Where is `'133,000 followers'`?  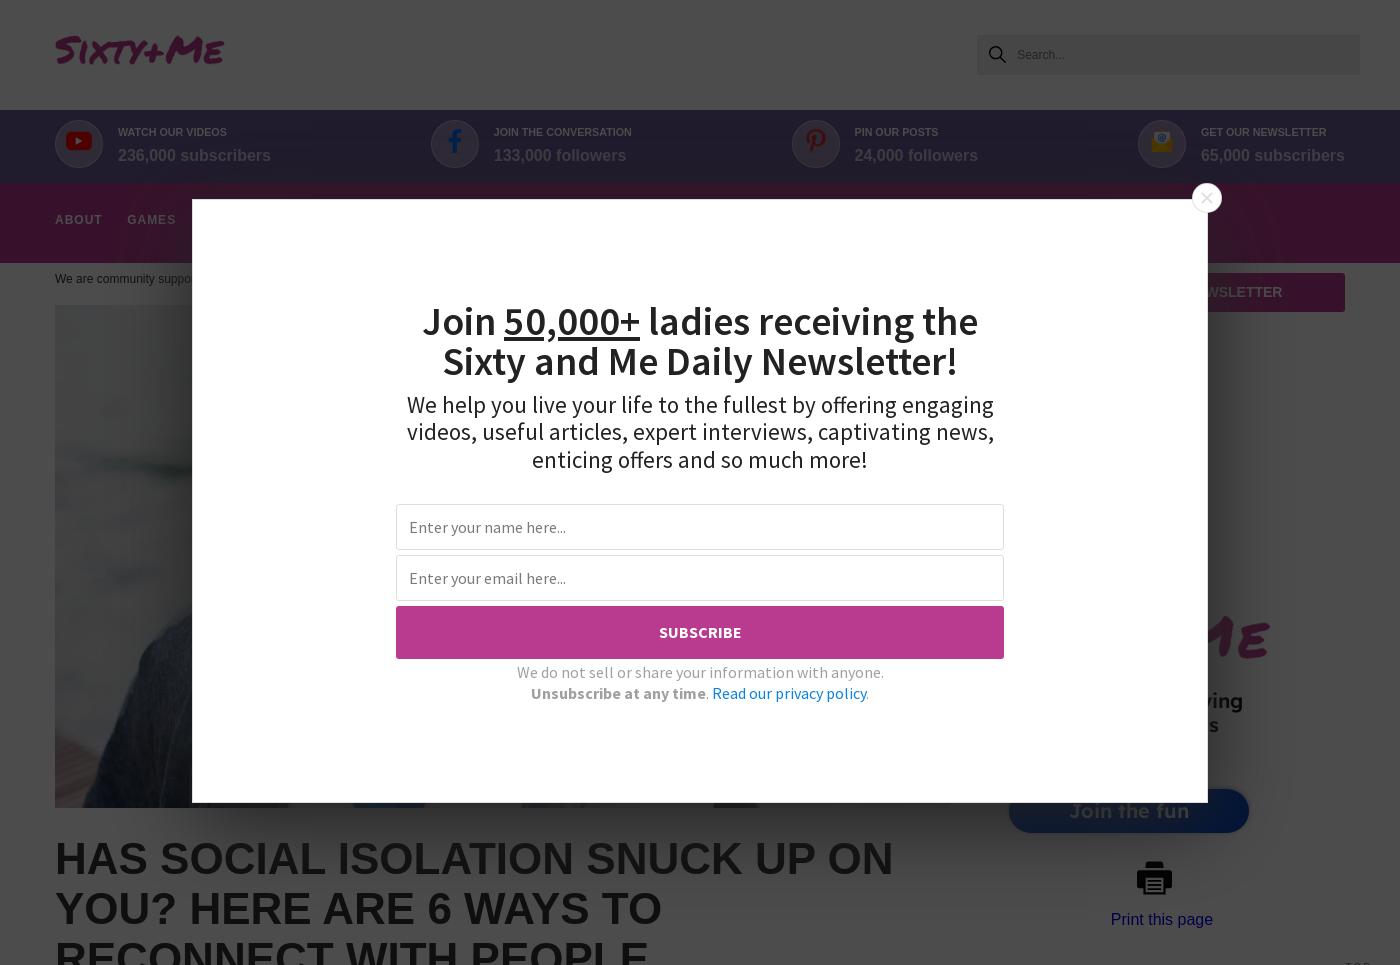 '133,000 followers' is located at coordinates (492, 154).